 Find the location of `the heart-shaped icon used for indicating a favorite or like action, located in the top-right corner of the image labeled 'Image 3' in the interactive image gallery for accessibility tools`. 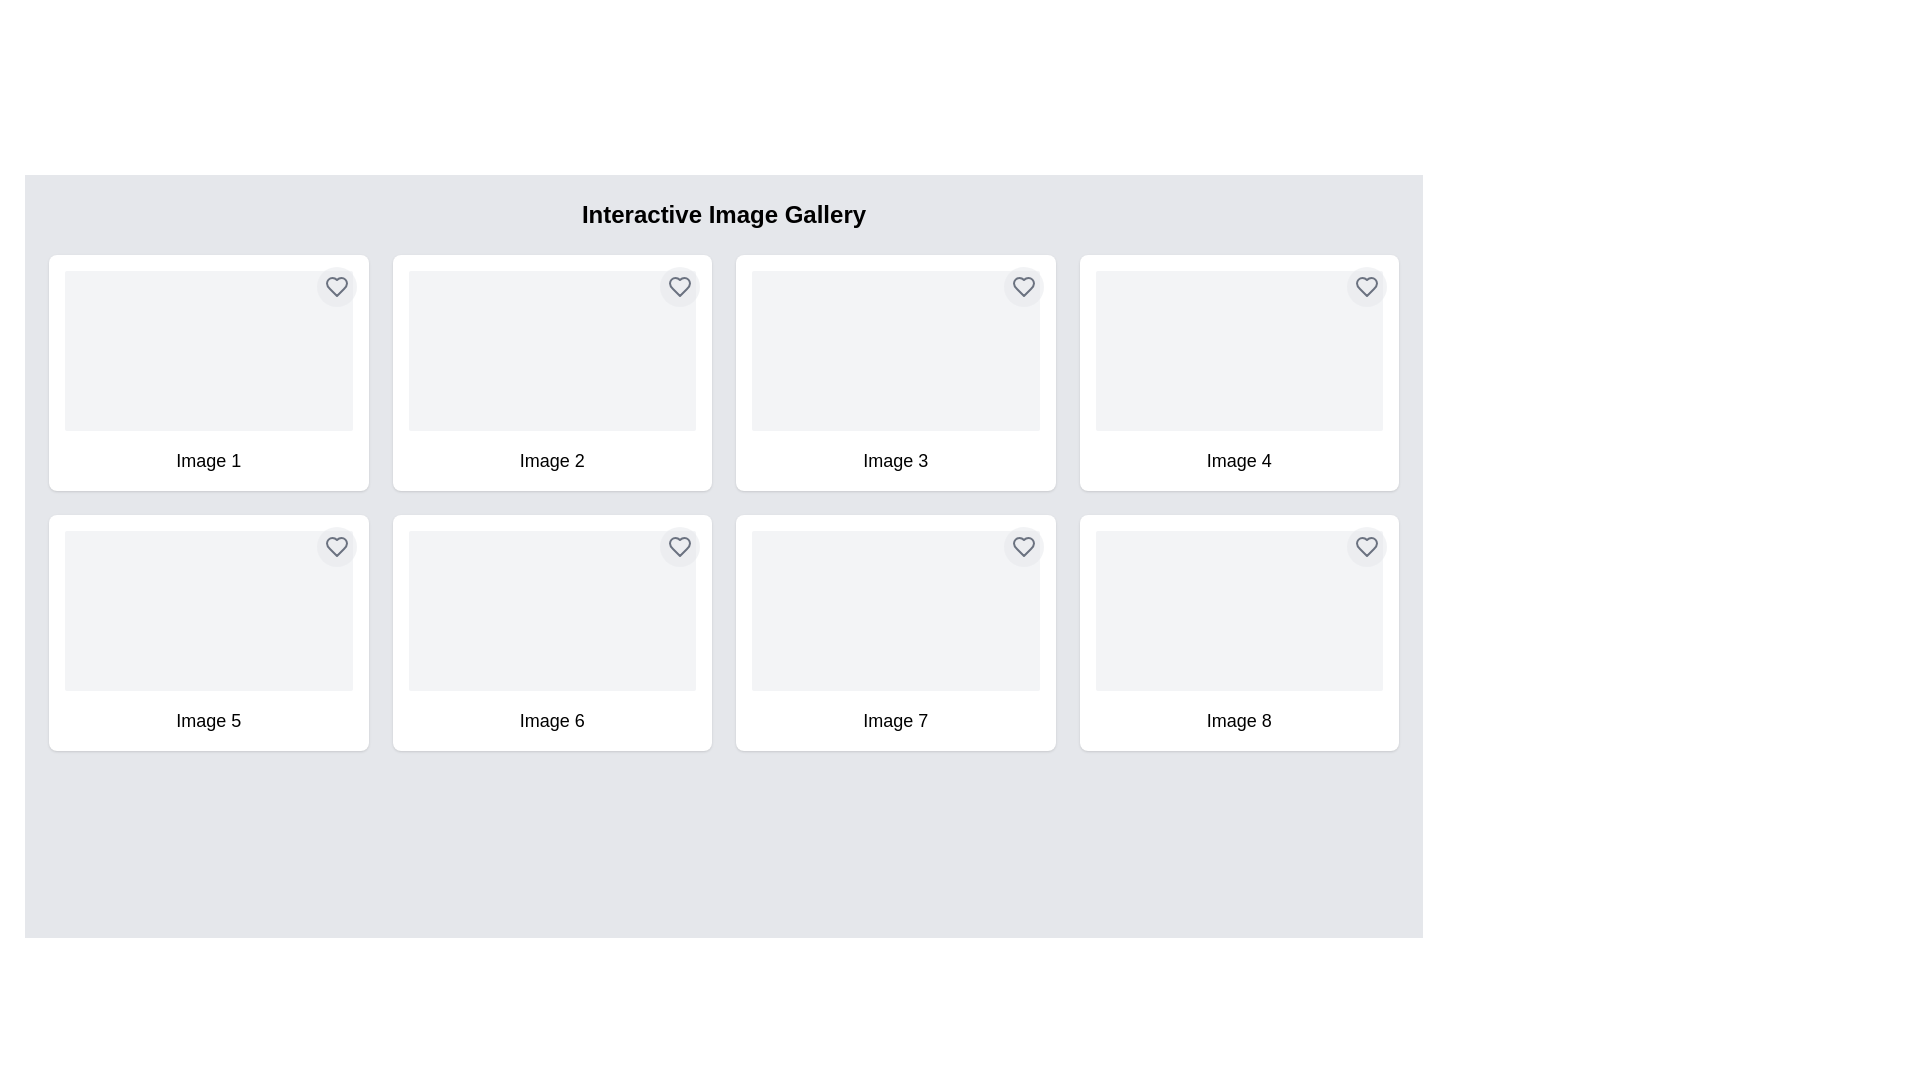

the heart-shaped icon used for indicating a favorite or like action, located in the top-right corner of the image labeled 'Image 3' in the interactive image gallery for accessibility tools is located at coordinates (1023, 286).